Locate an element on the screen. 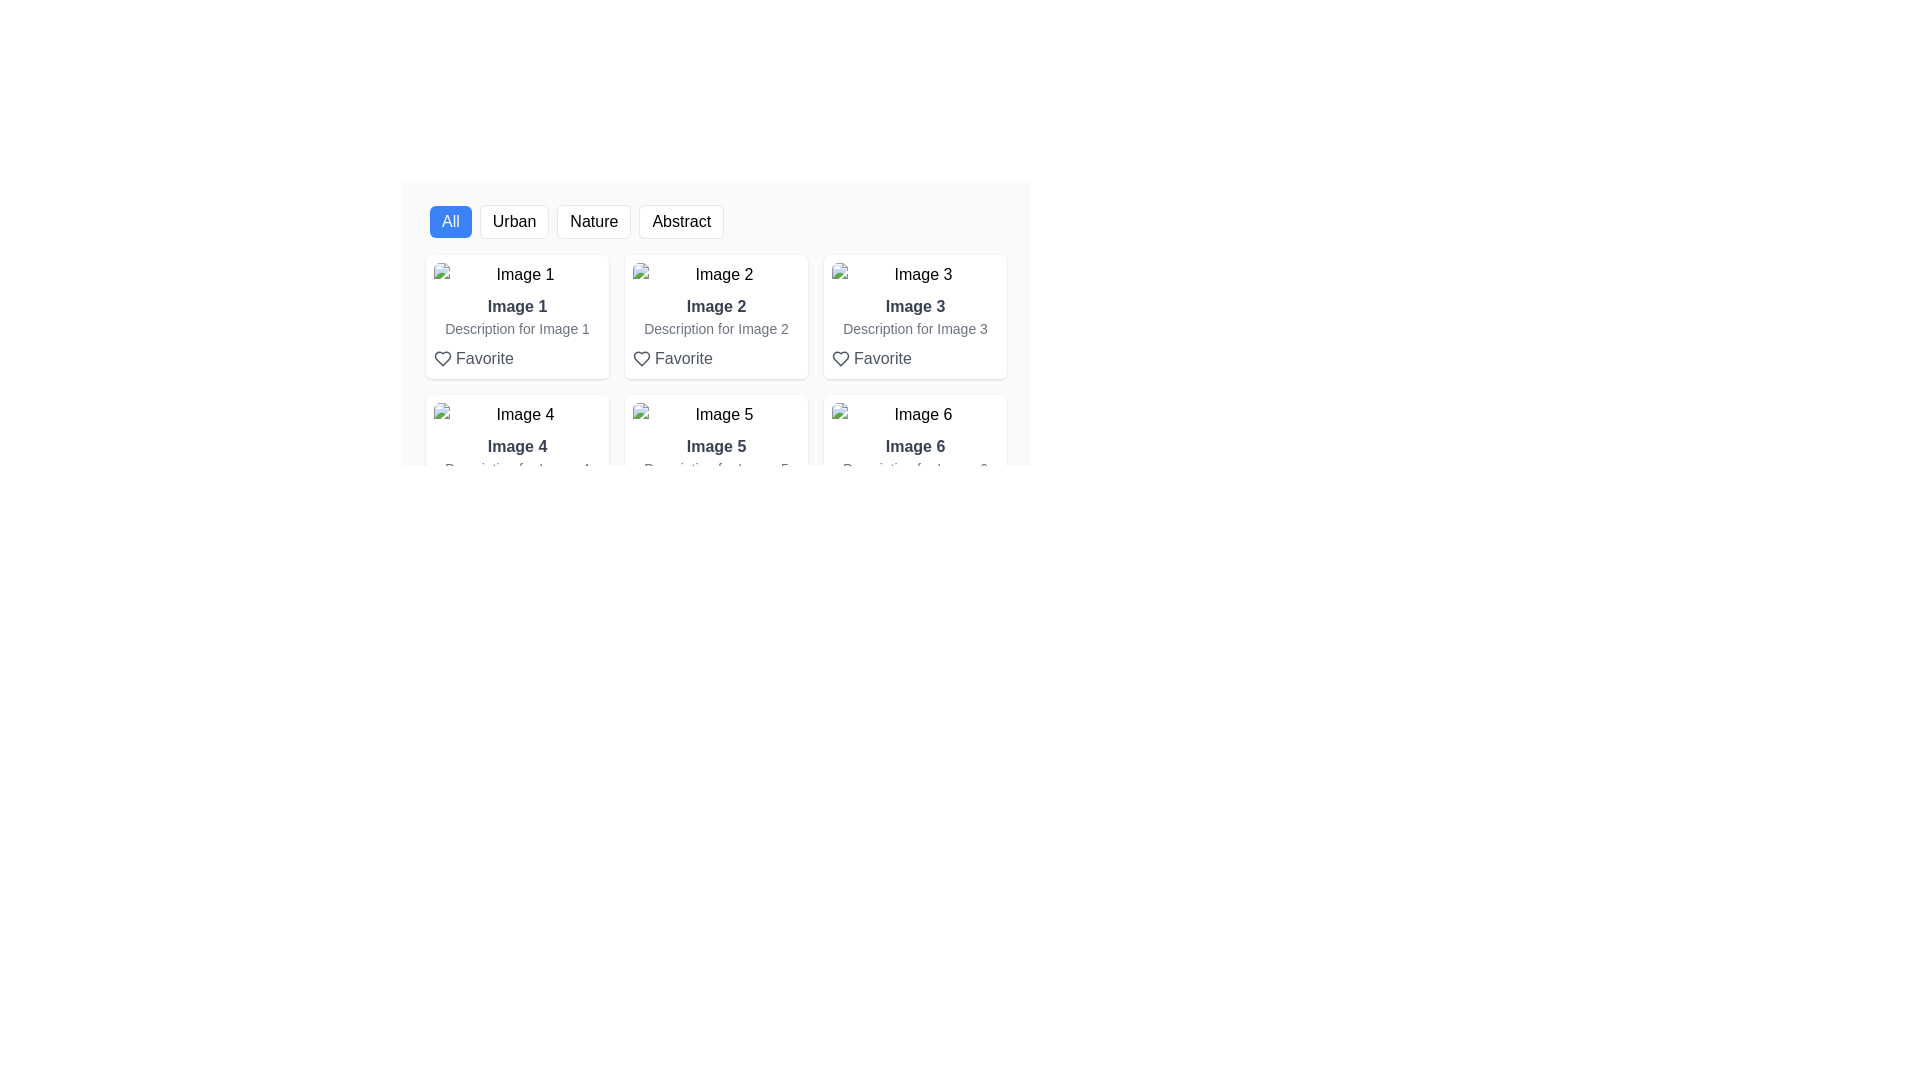 The image size is (1920, 1080). the card component displaying 'Image 3' with a description 'Description for Image 3' and a heart icon labeled 'Favorite' at the bottom is located at coordinates (914, 315).